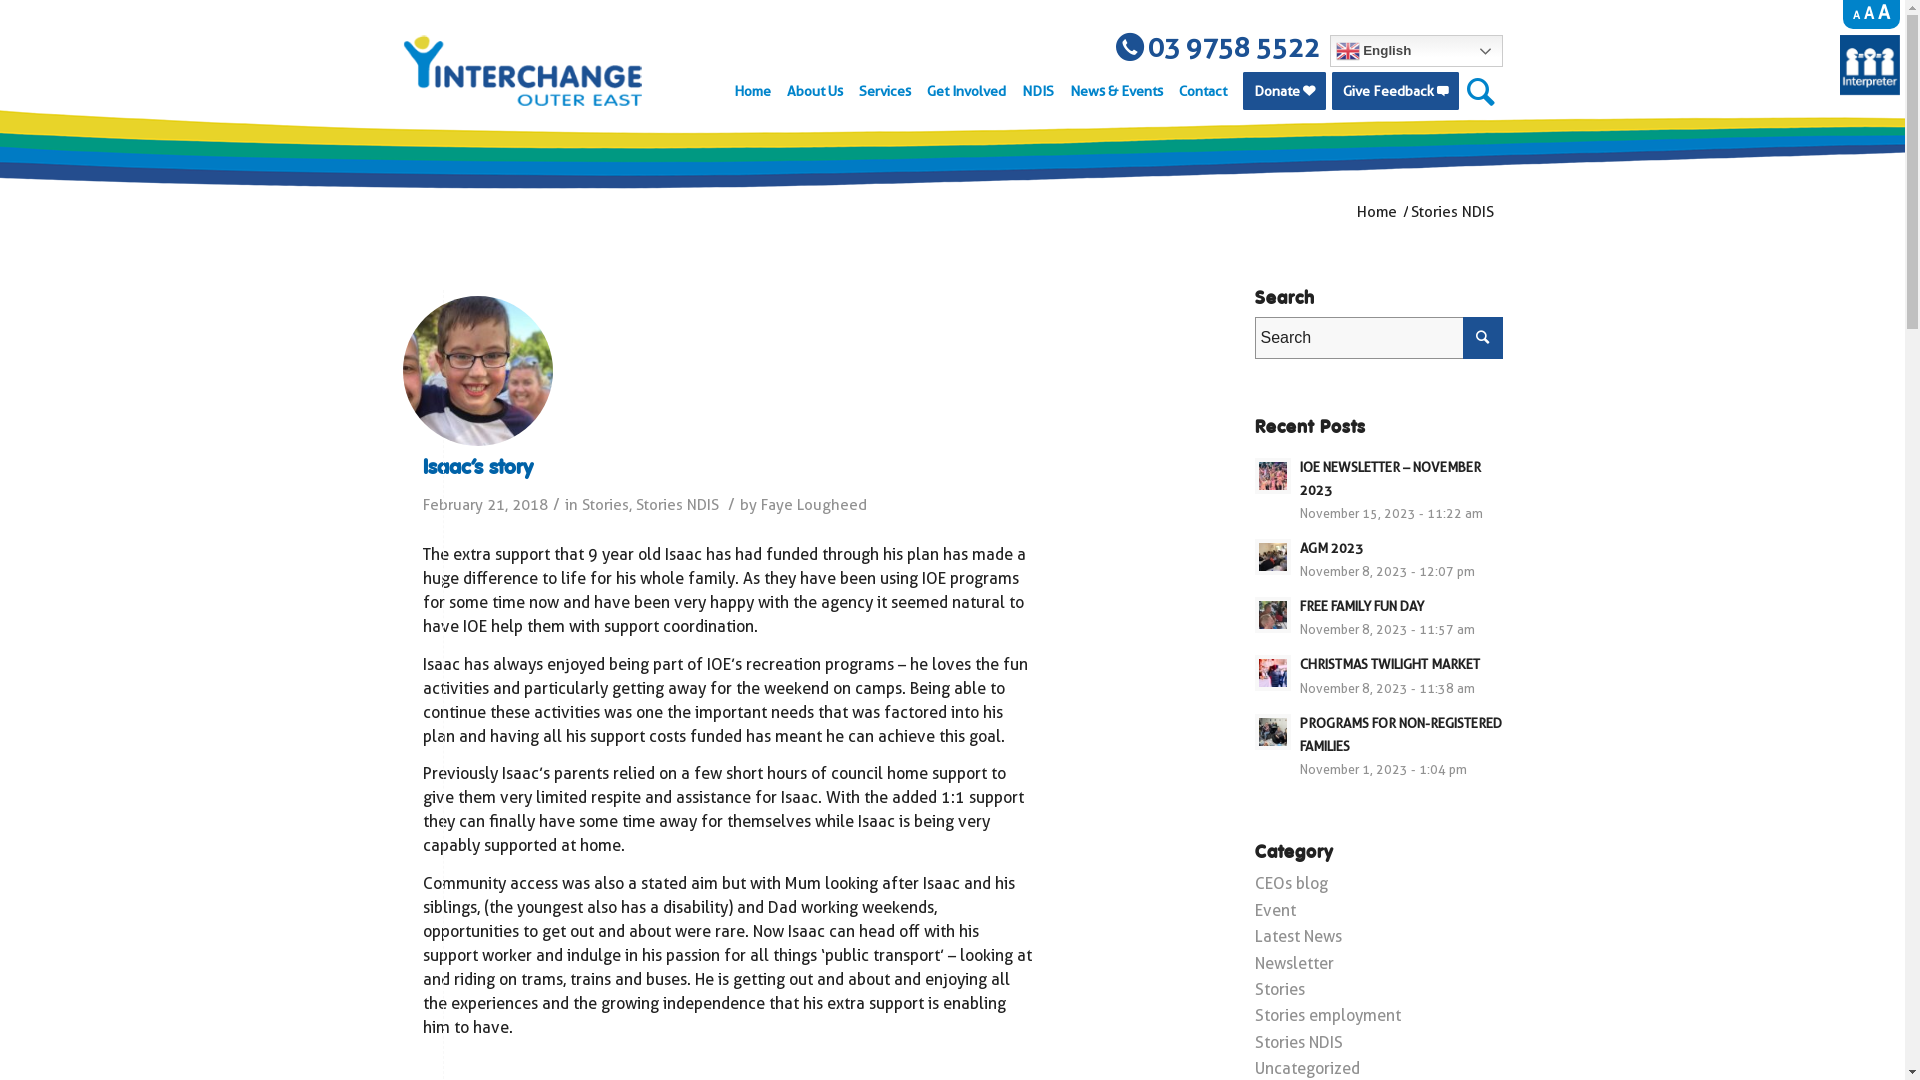 The width and height of the screenshot is (1920, 1080). I want to click on 'Event', so click(1273, 910).